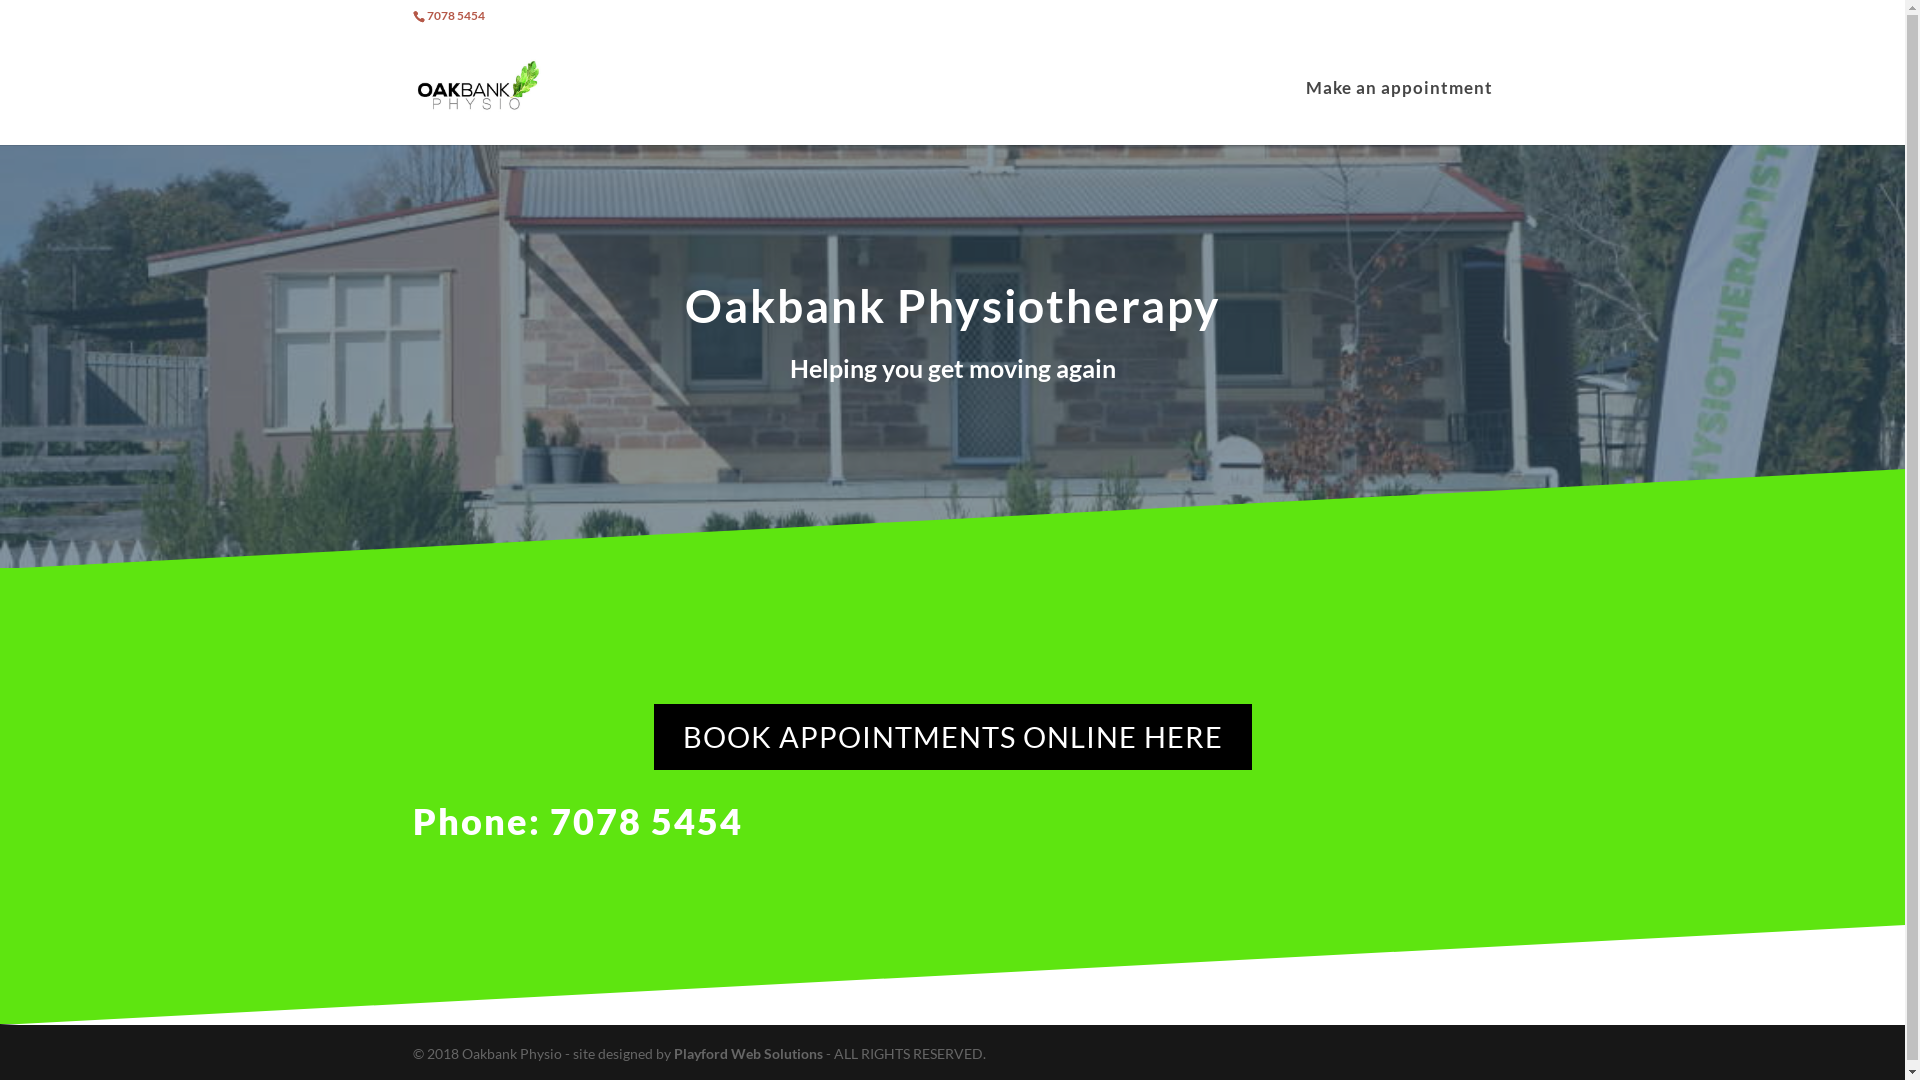 This screenshot has width=1920, height=1080. What do you see at coordinates (748, 1052) in the screenshot?
I see `'Playford Web Solutions'` at bounding box center [748, 1052].